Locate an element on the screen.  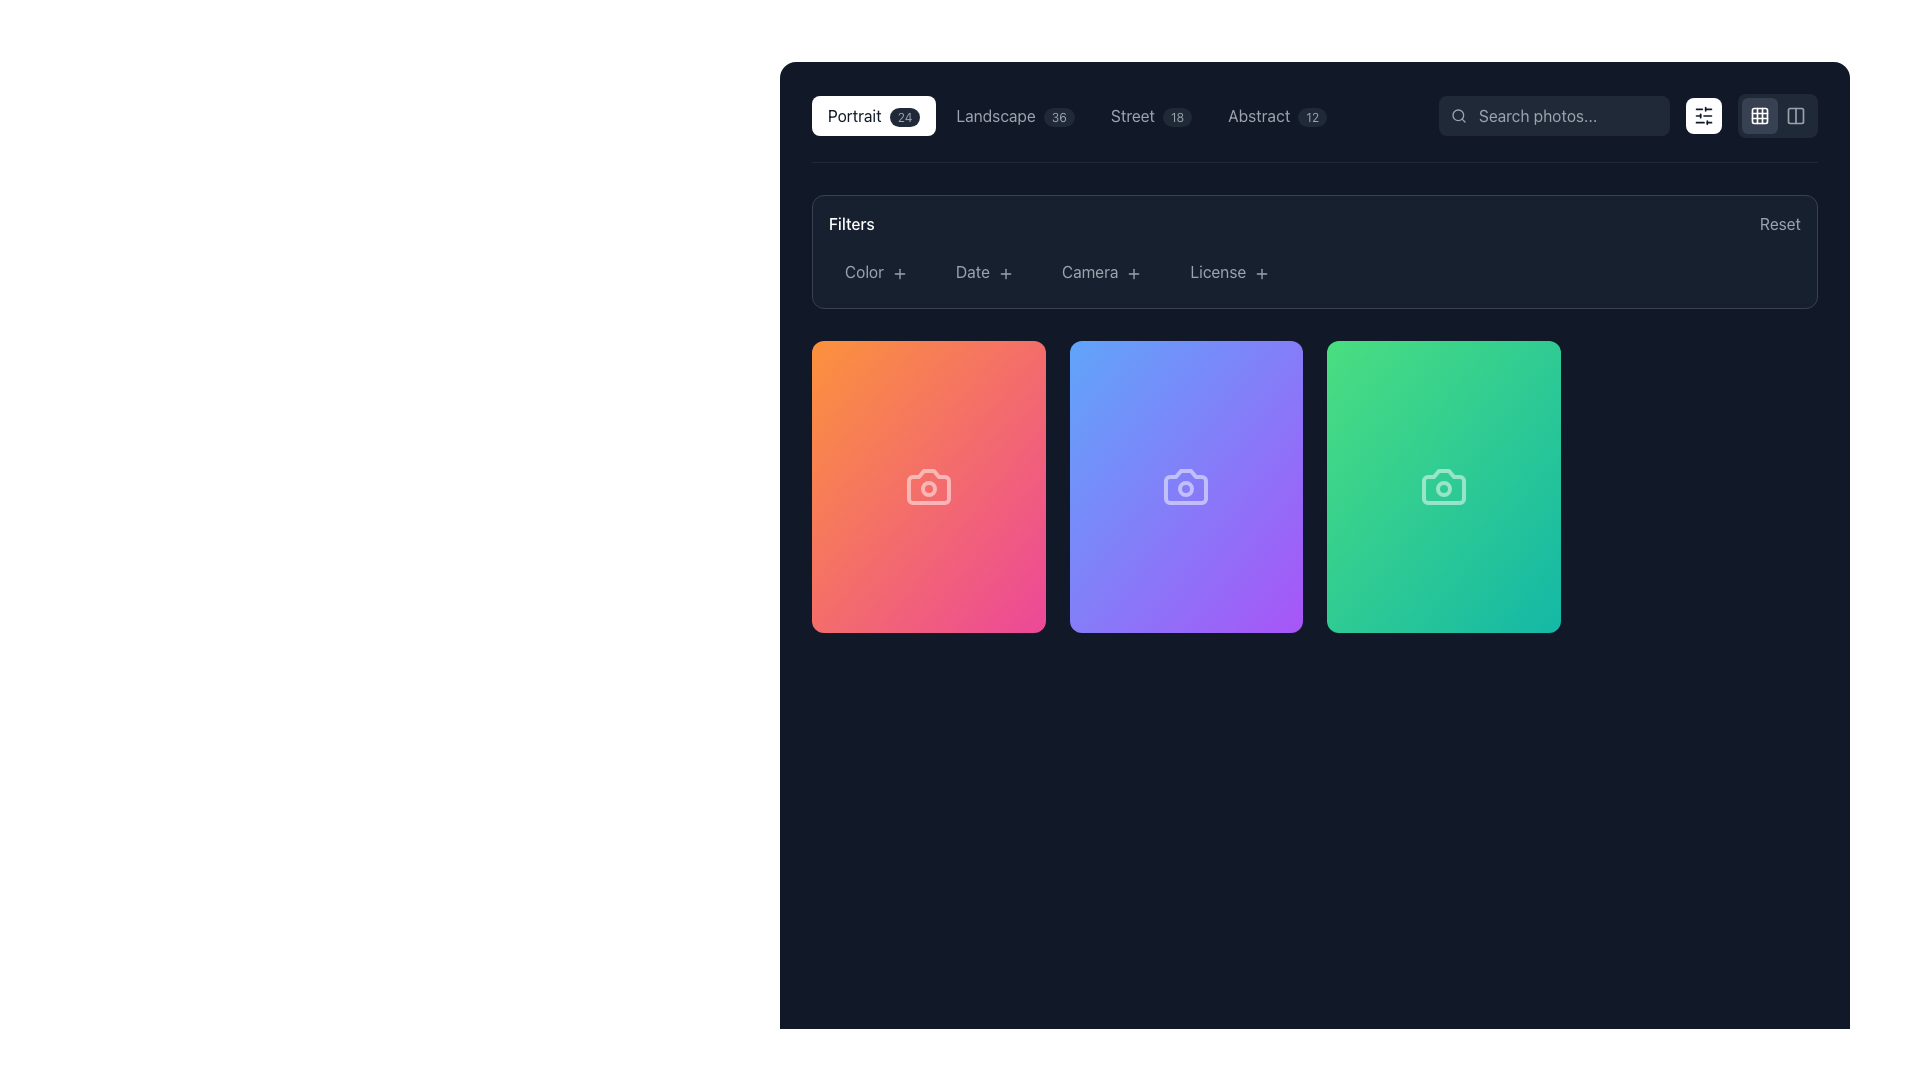
the Control Panel located at the upper region of the purple card to explore additional options, if available is located at coordinates (1186, 373).